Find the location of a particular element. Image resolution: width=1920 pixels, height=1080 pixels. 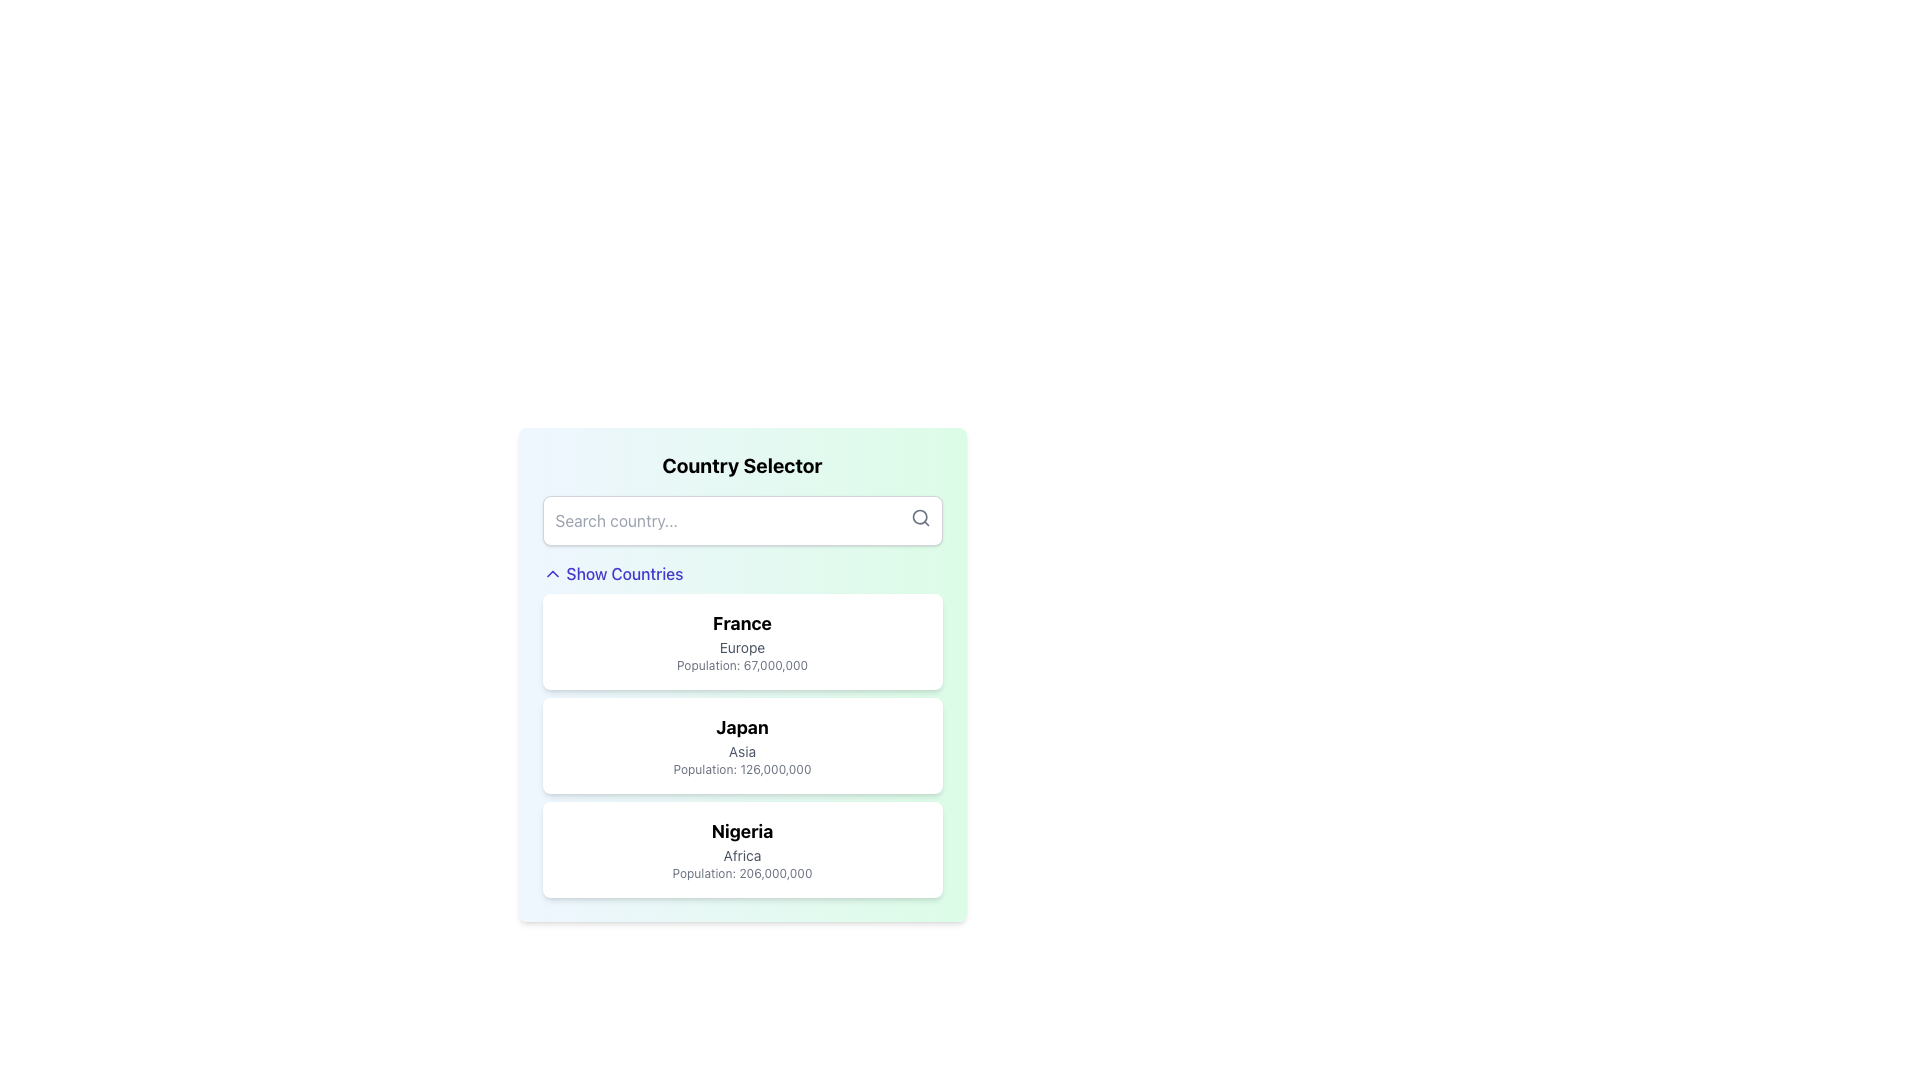

the chevron icon-based toggle button located immediately to the left of the 'Show Countries' text is located at coordinates (552, 574).